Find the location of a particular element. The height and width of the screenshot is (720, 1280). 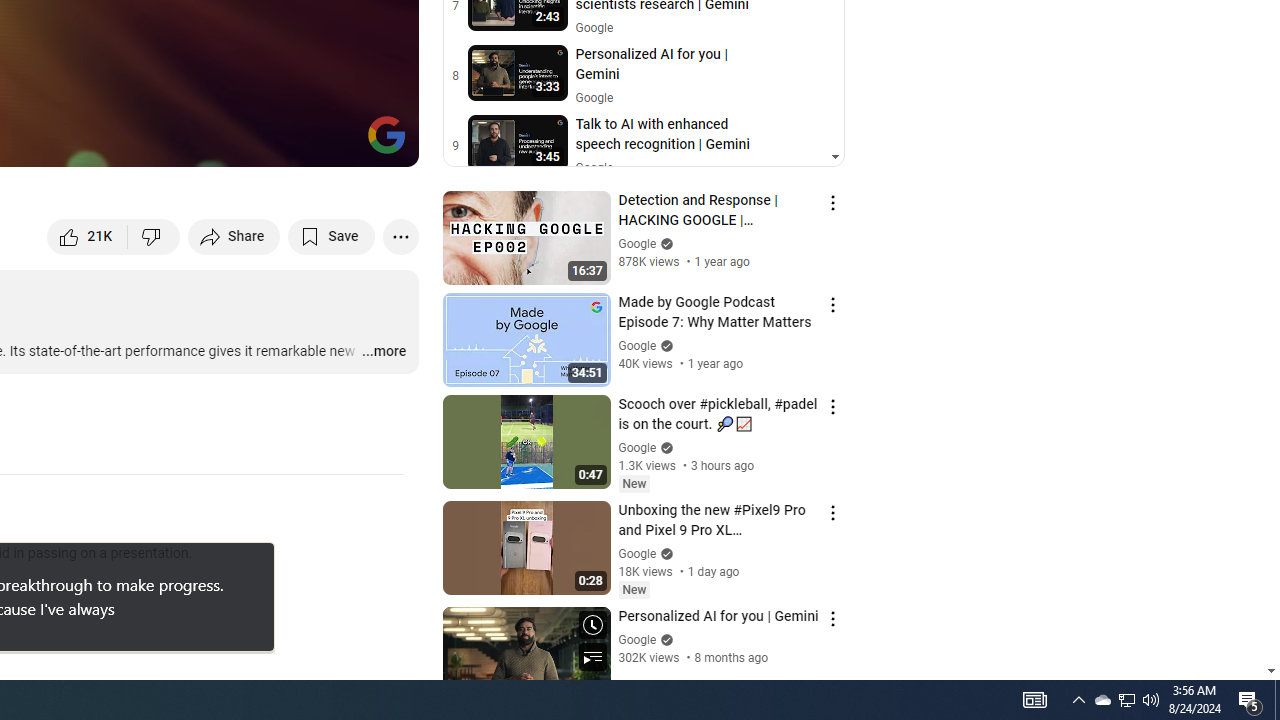

'Miniplayer (i)' is located at coordinates (285, 141).